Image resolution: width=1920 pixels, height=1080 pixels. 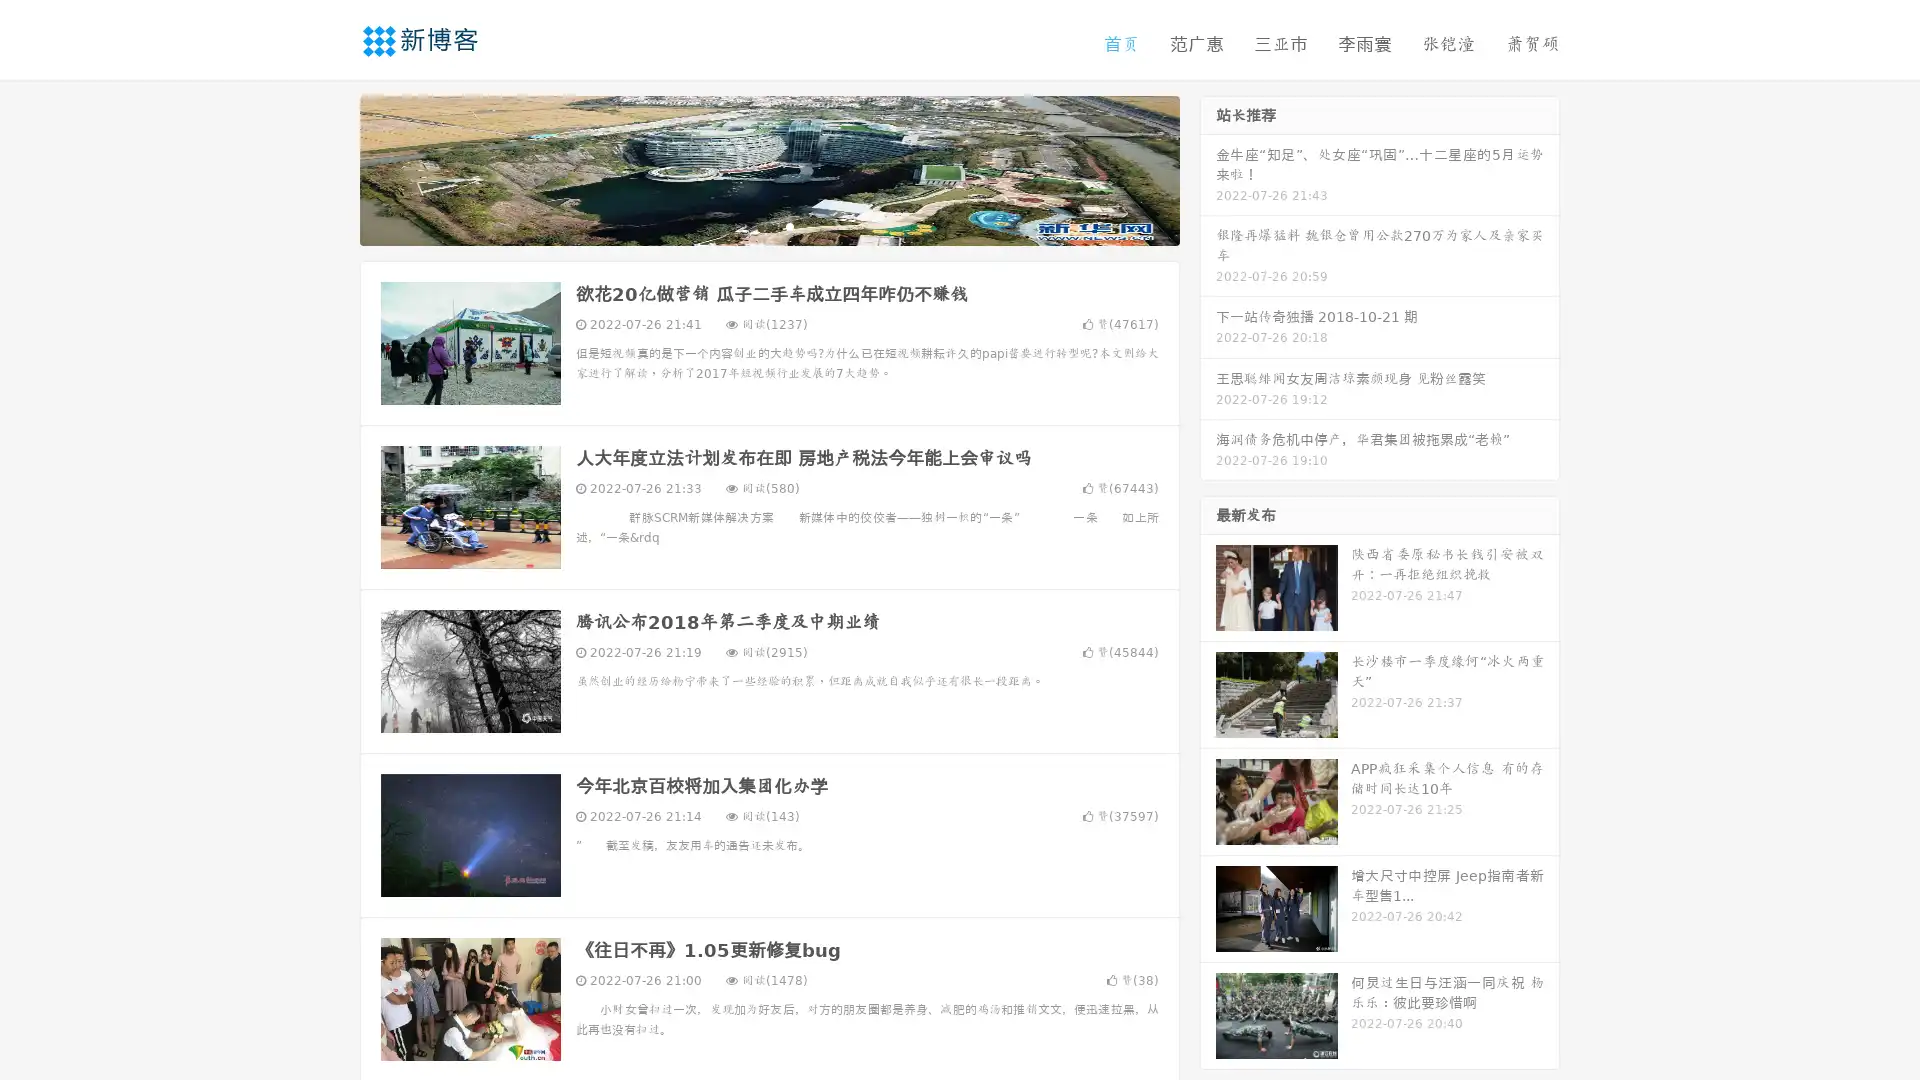 What do you see at coordinates (330, 168) in the screenshot?
I see `Previous slide` at bounding box center [330, 168].